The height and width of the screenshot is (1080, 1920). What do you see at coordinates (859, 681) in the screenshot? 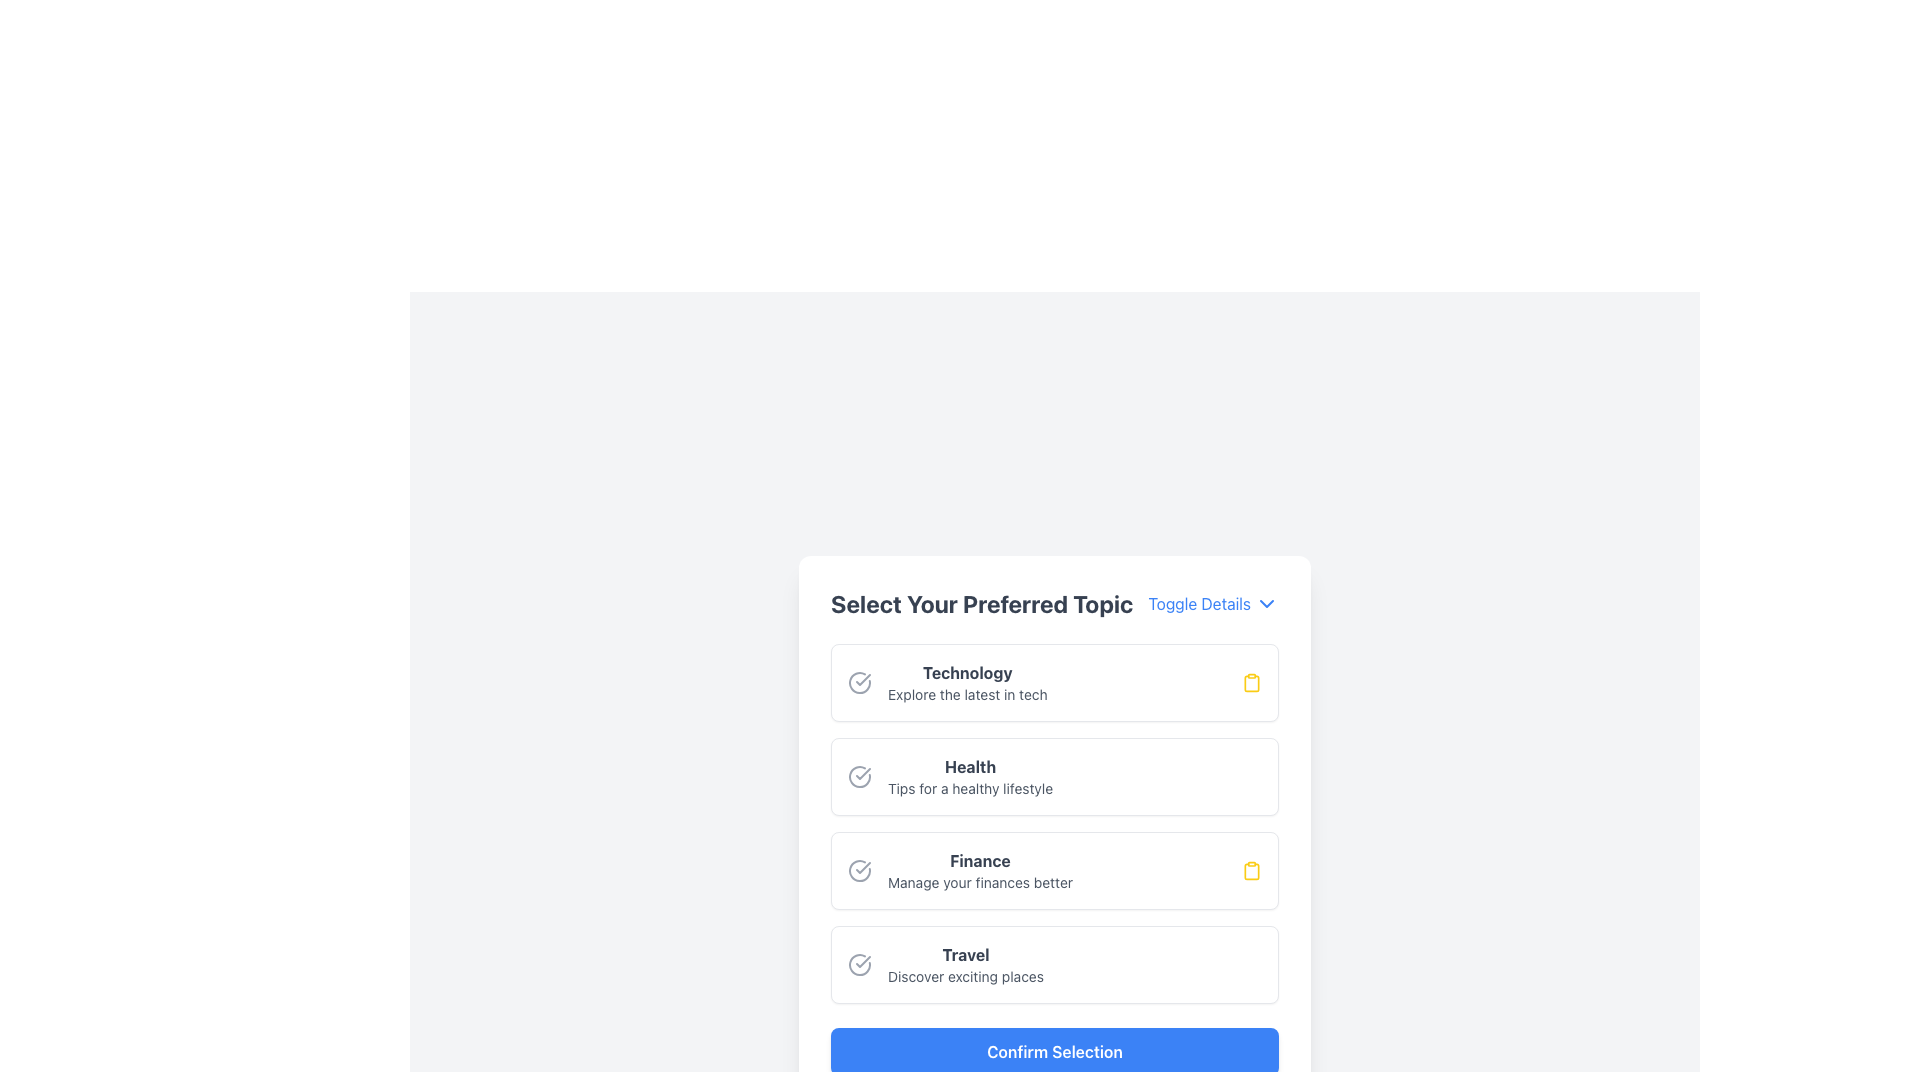
I see `the circular Selection Indicator (Checkmark Icon) to change the selection status` at bounding box center [859, 681].